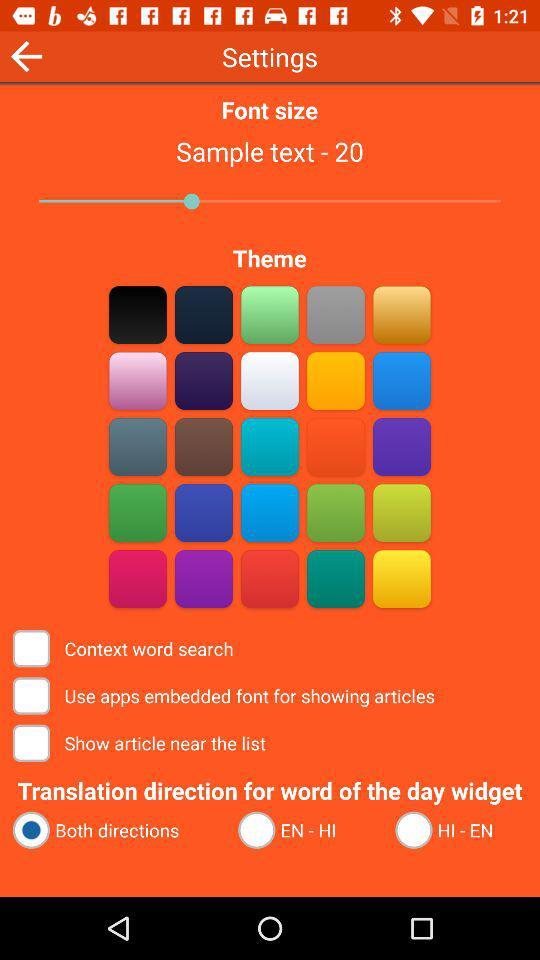  I want to click on press the button, so click(270, 314).